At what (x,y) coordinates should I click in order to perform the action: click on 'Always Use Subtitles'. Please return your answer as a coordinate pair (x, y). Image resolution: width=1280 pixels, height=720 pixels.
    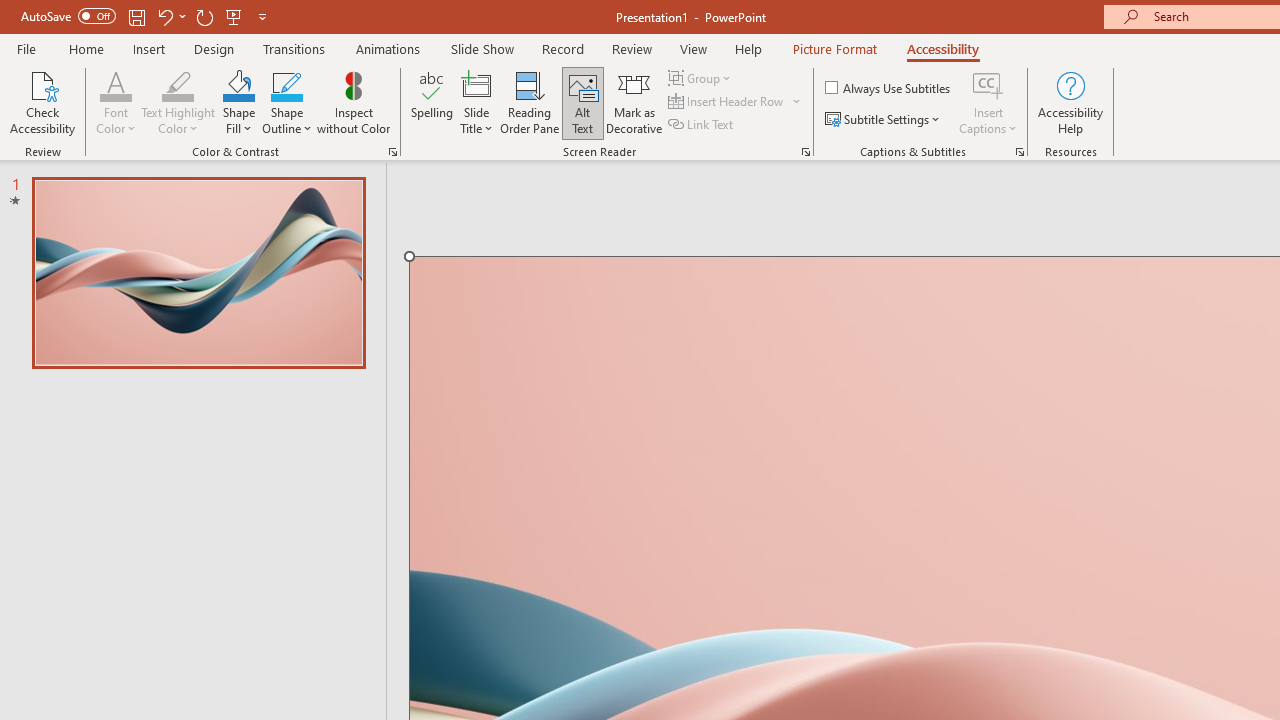
    Looking at the image, I should click on (888, 86).